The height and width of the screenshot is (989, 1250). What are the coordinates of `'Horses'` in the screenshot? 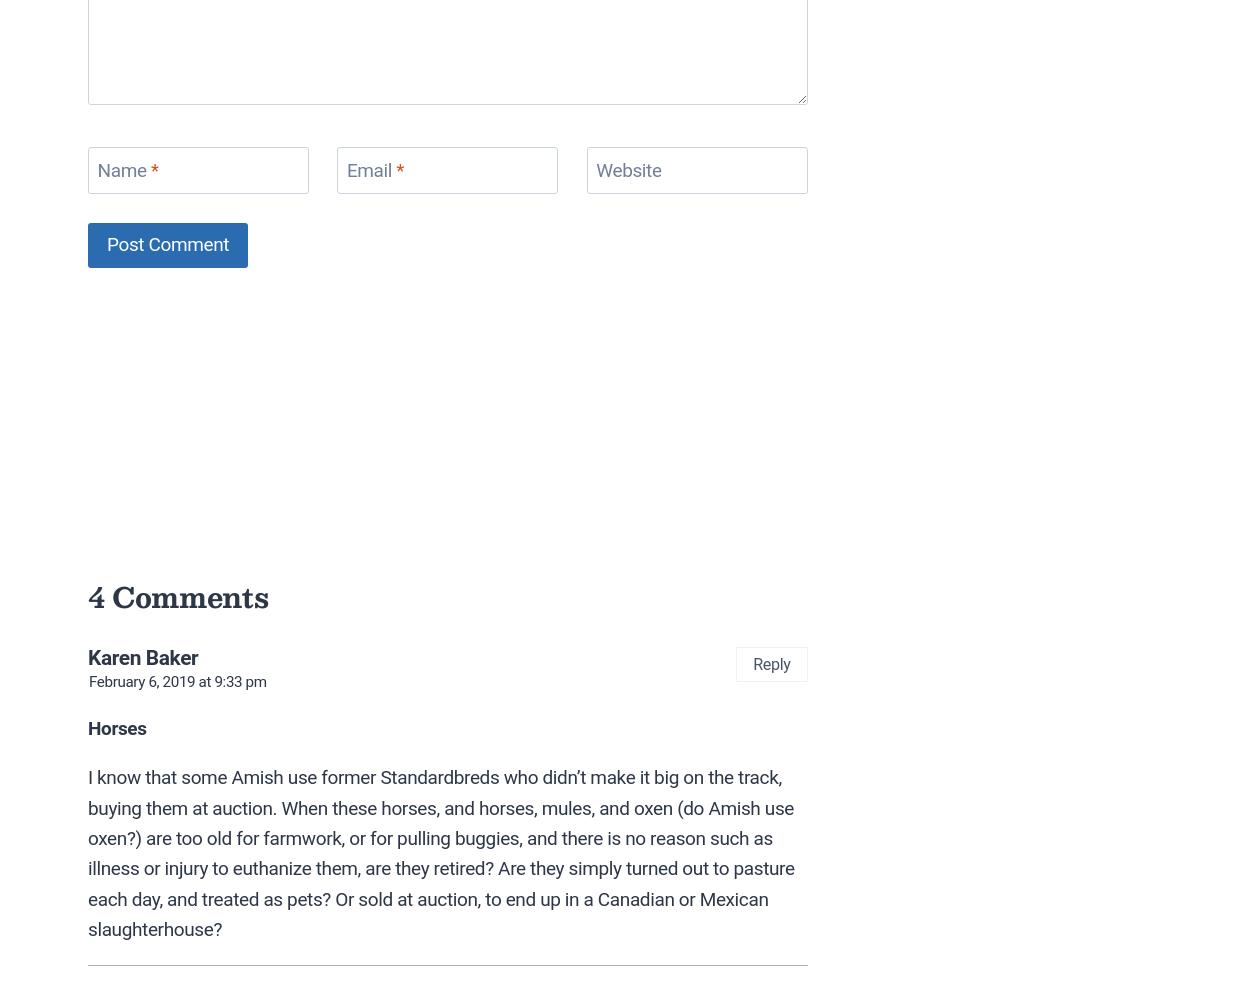 It's located at (116, 727).